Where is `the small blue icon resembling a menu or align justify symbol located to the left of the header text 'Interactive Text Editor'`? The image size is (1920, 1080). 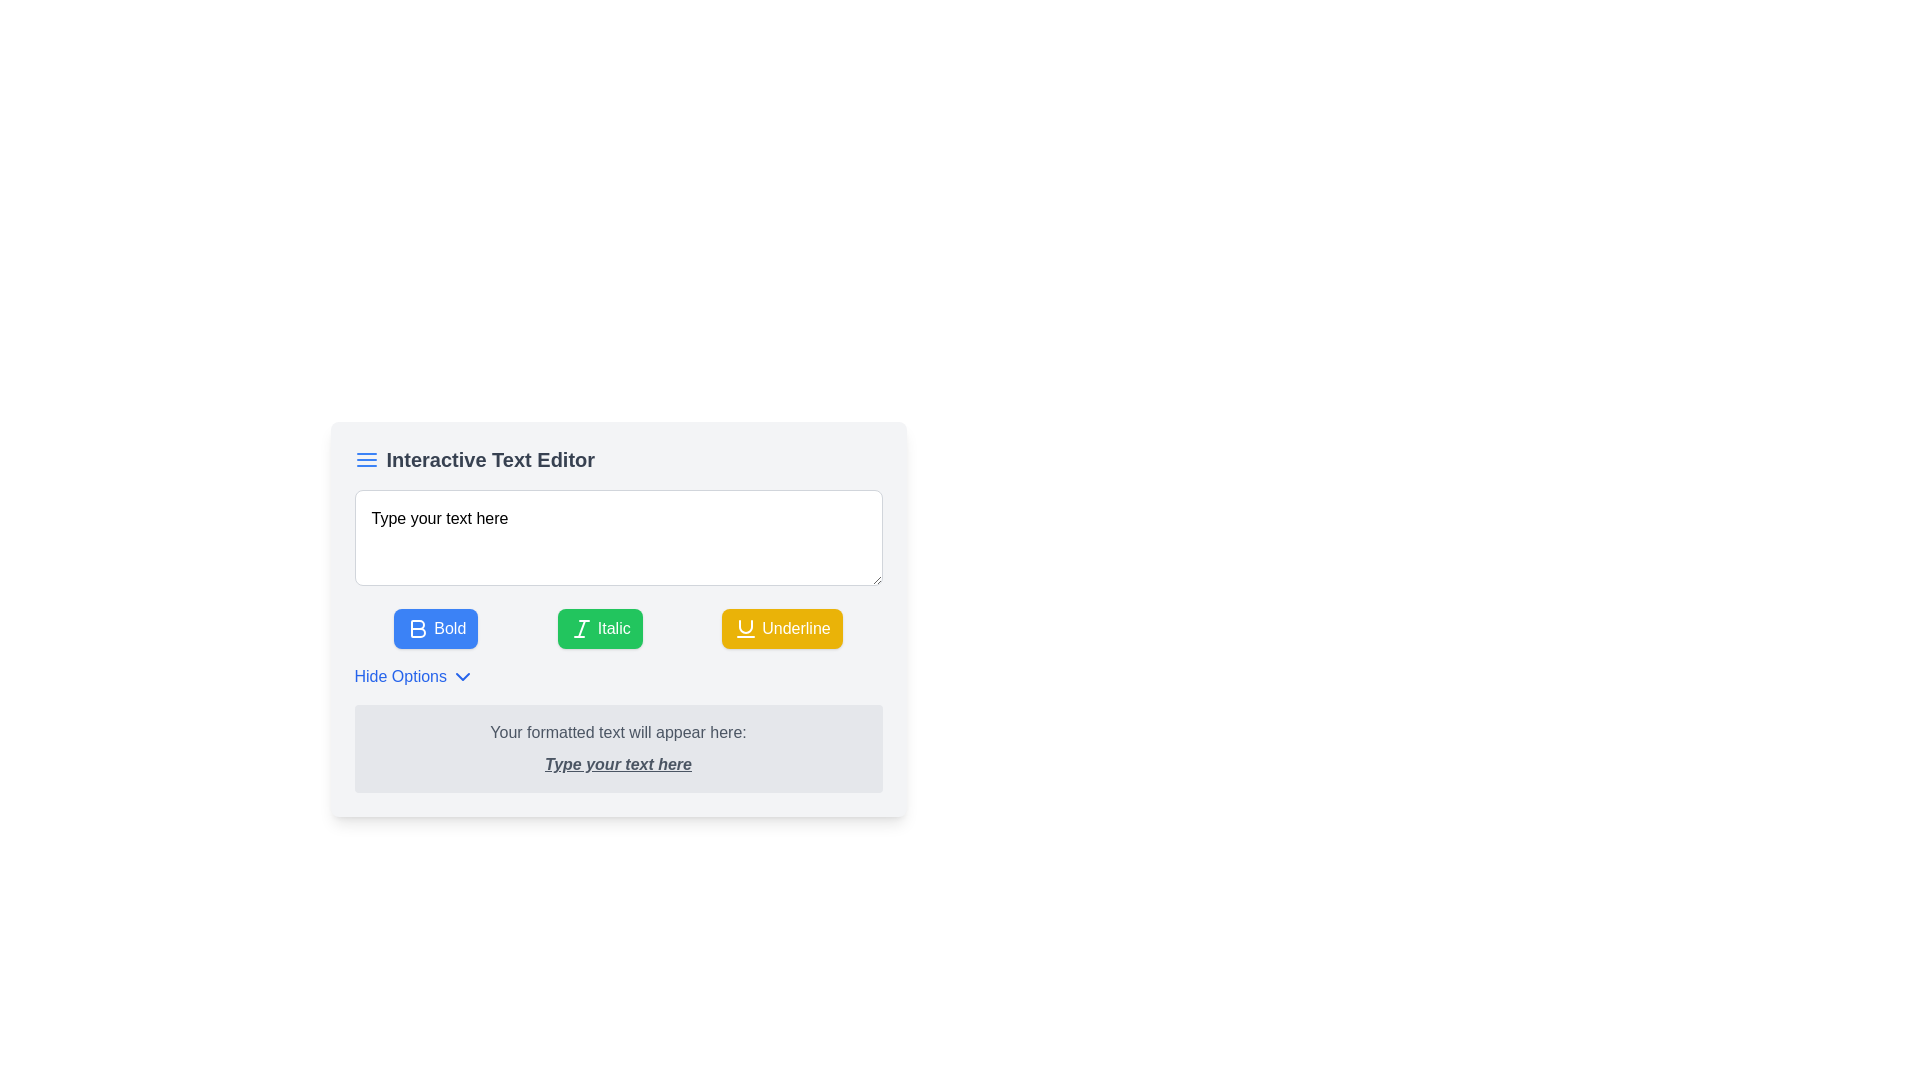 the small blue icon resembling a menu or align justify symbol located to the left of the header text 'Interactive Text Editor' is located at coordinates (366, 459).